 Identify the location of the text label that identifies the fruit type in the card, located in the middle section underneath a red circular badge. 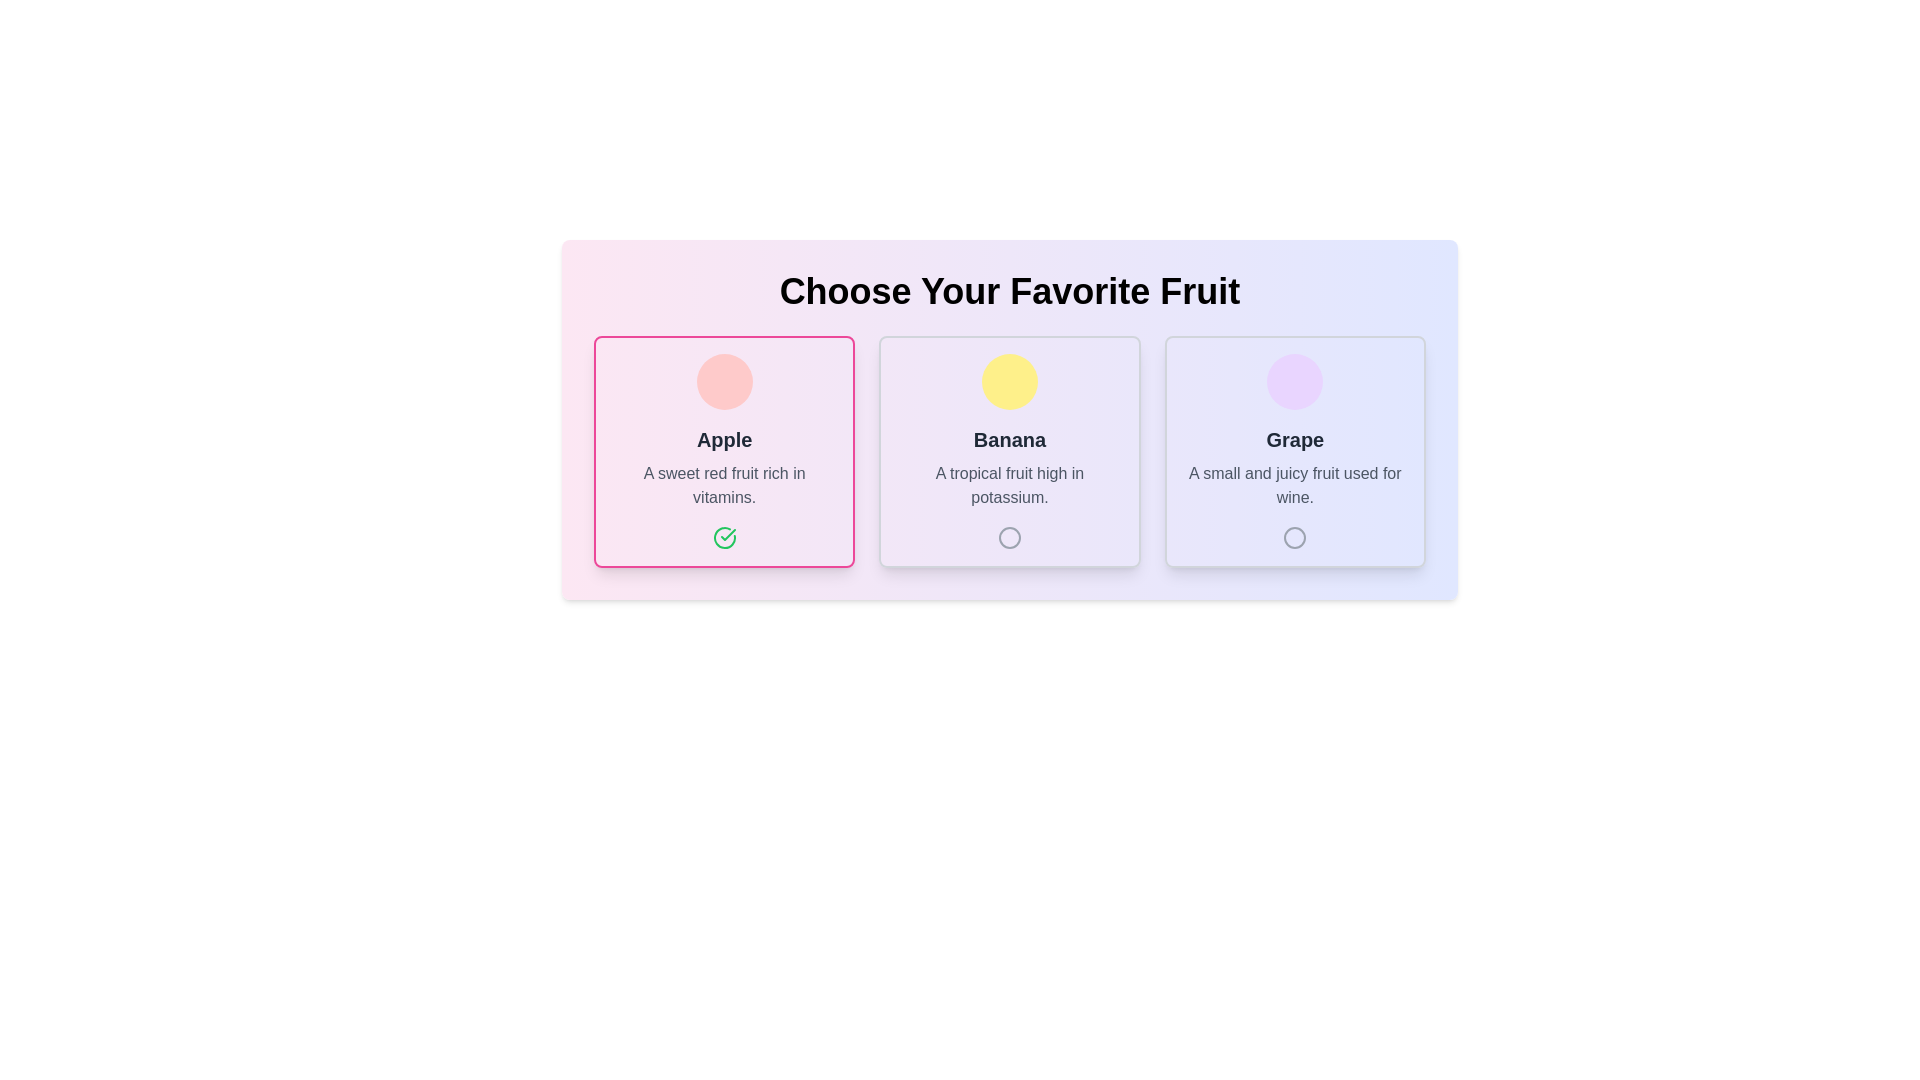
(723, 438).